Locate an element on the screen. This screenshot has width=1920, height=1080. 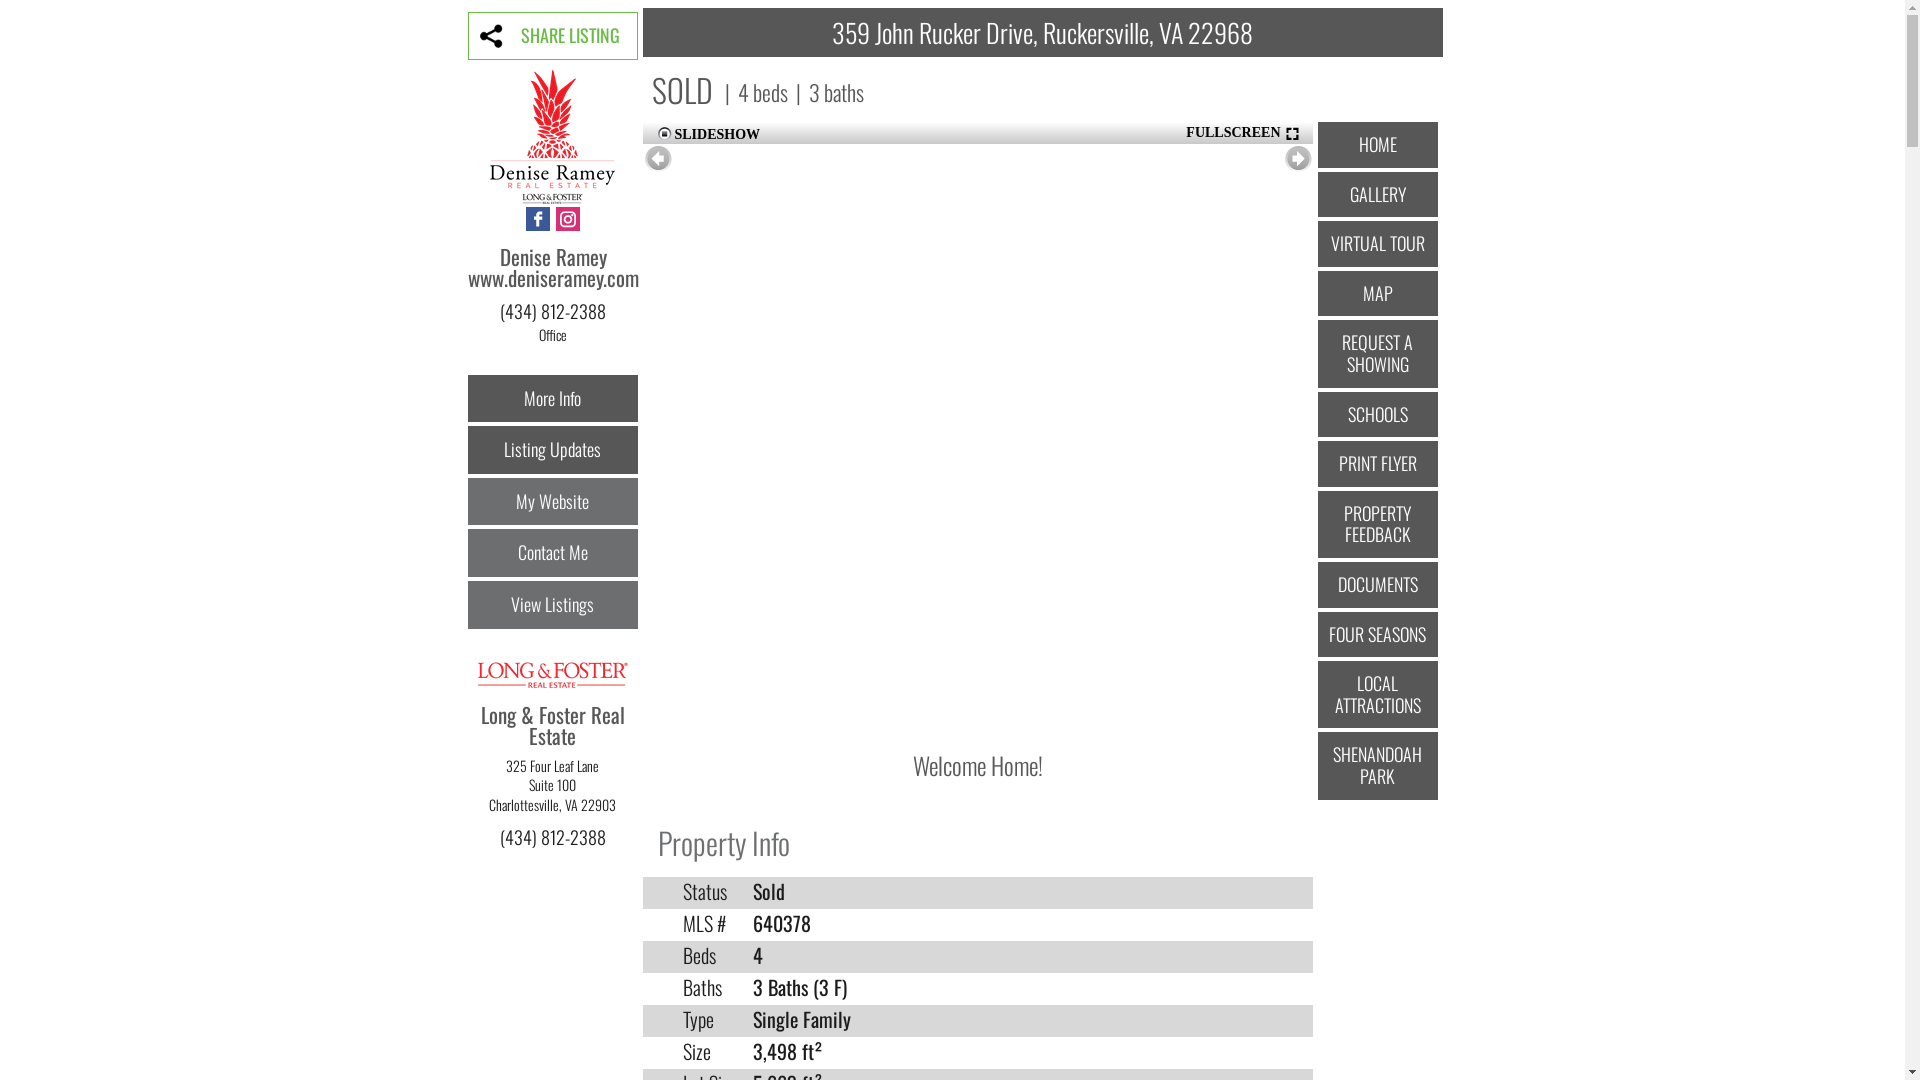
'GALLERY' is located at coordinates (1318, 195).